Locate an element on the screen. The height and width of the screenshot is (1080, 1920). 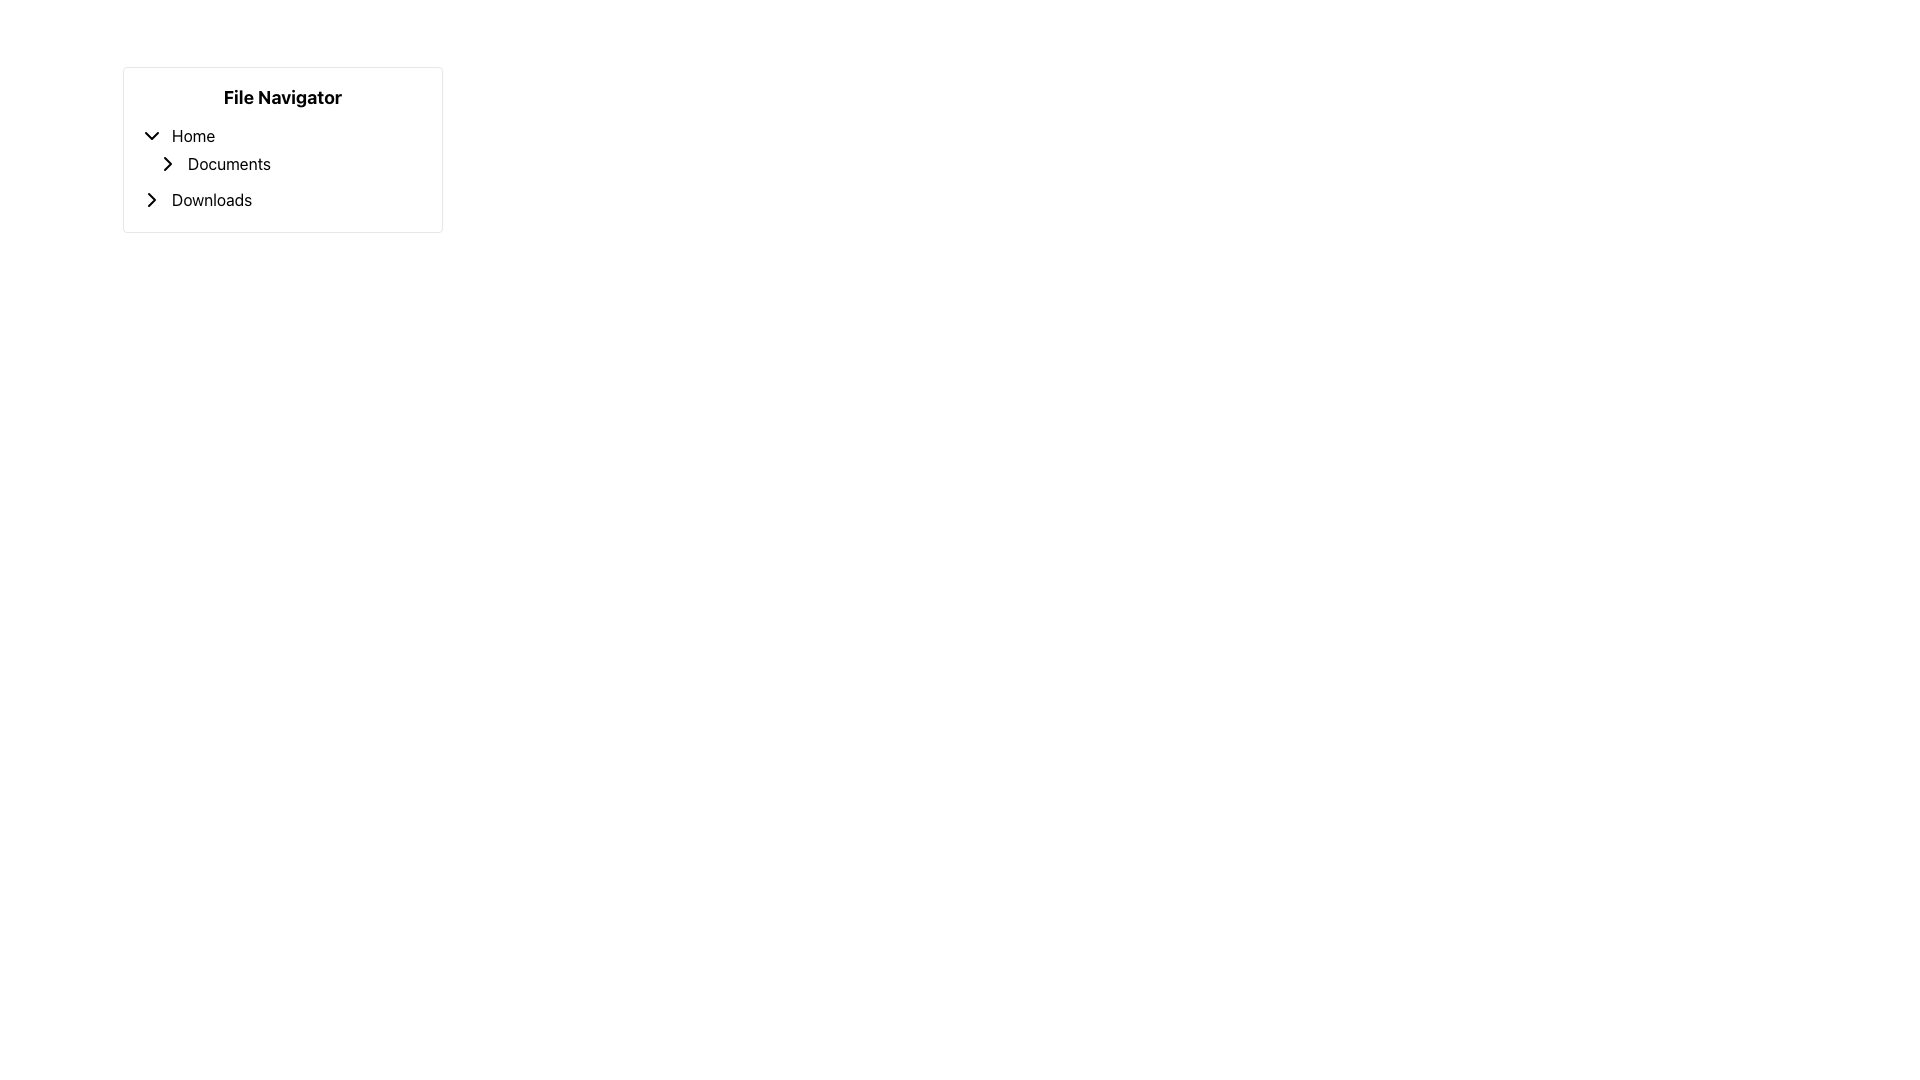
the downward-facing chevron icon located to the left of the 'Home' text within the 'File Navigator' is located at coordinates (151, 135).